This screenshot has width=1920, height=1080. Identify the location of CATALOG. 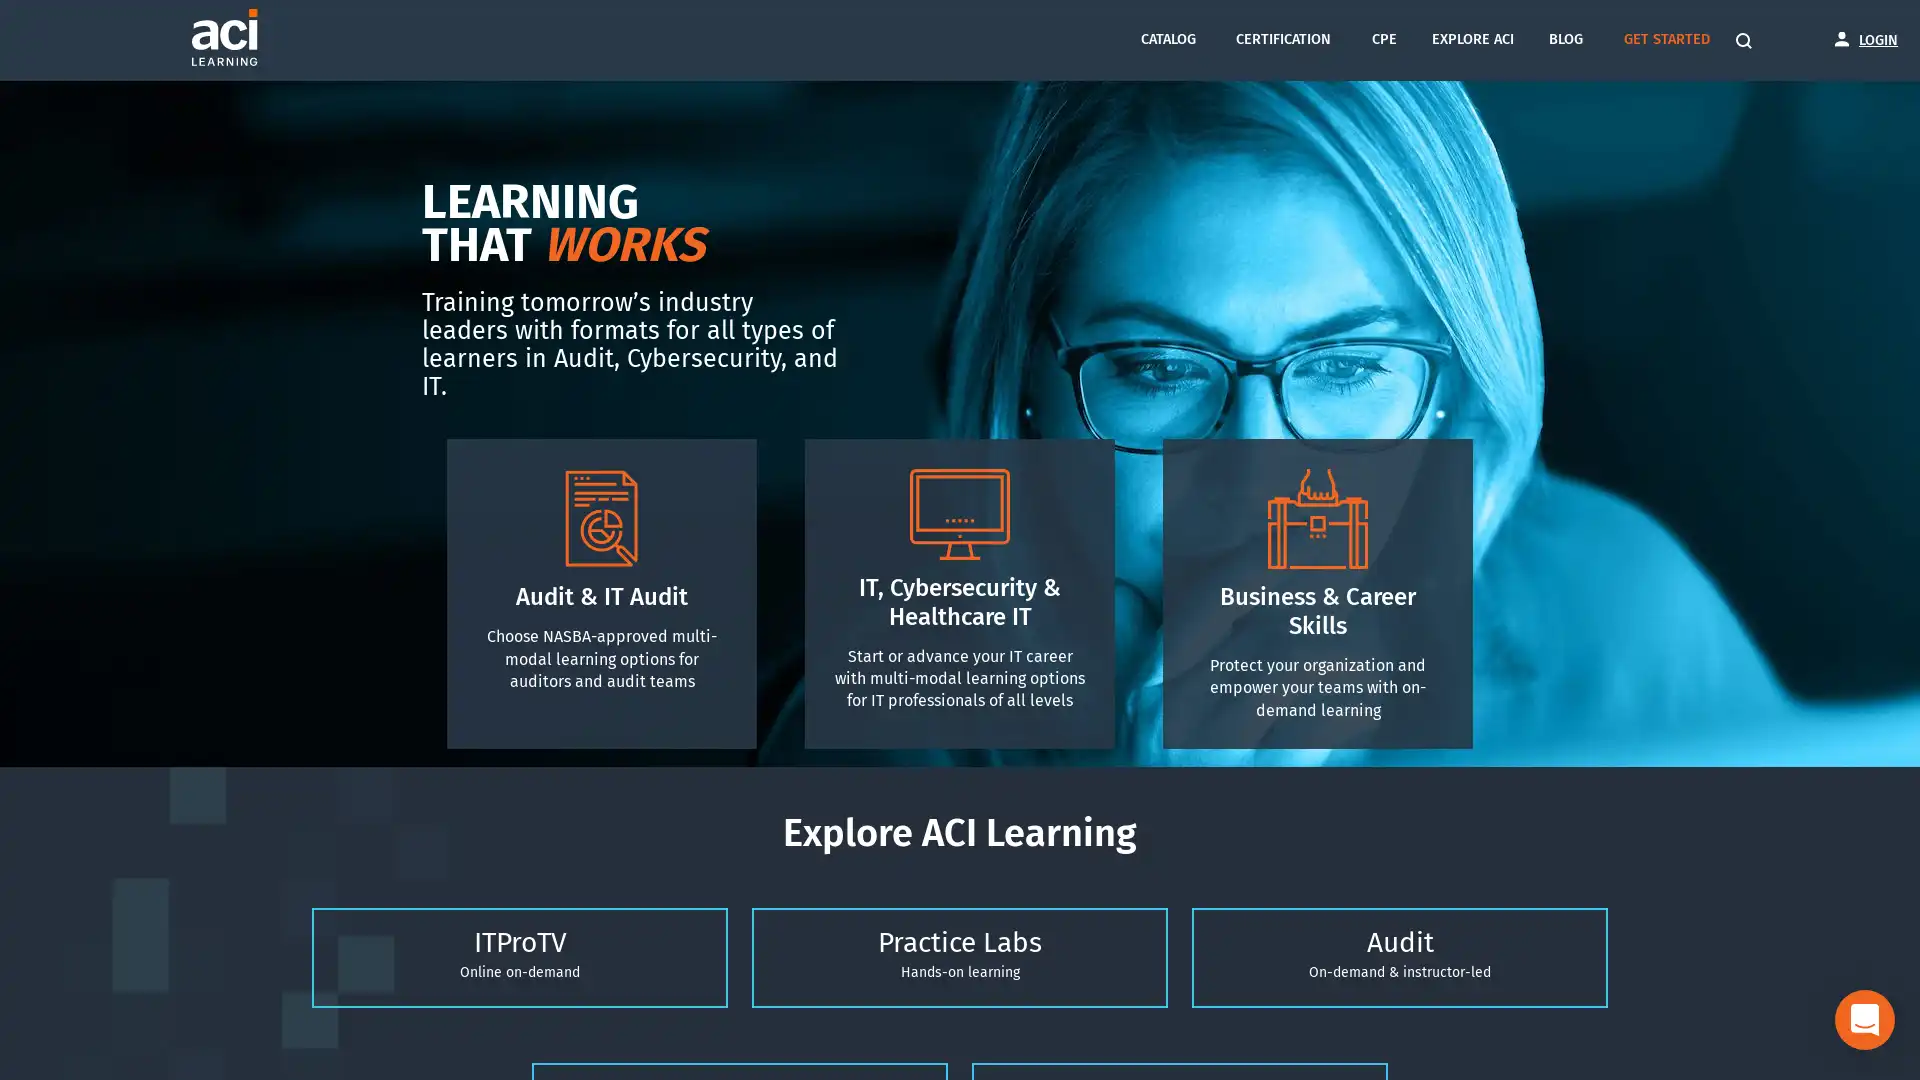
(1167, 39).